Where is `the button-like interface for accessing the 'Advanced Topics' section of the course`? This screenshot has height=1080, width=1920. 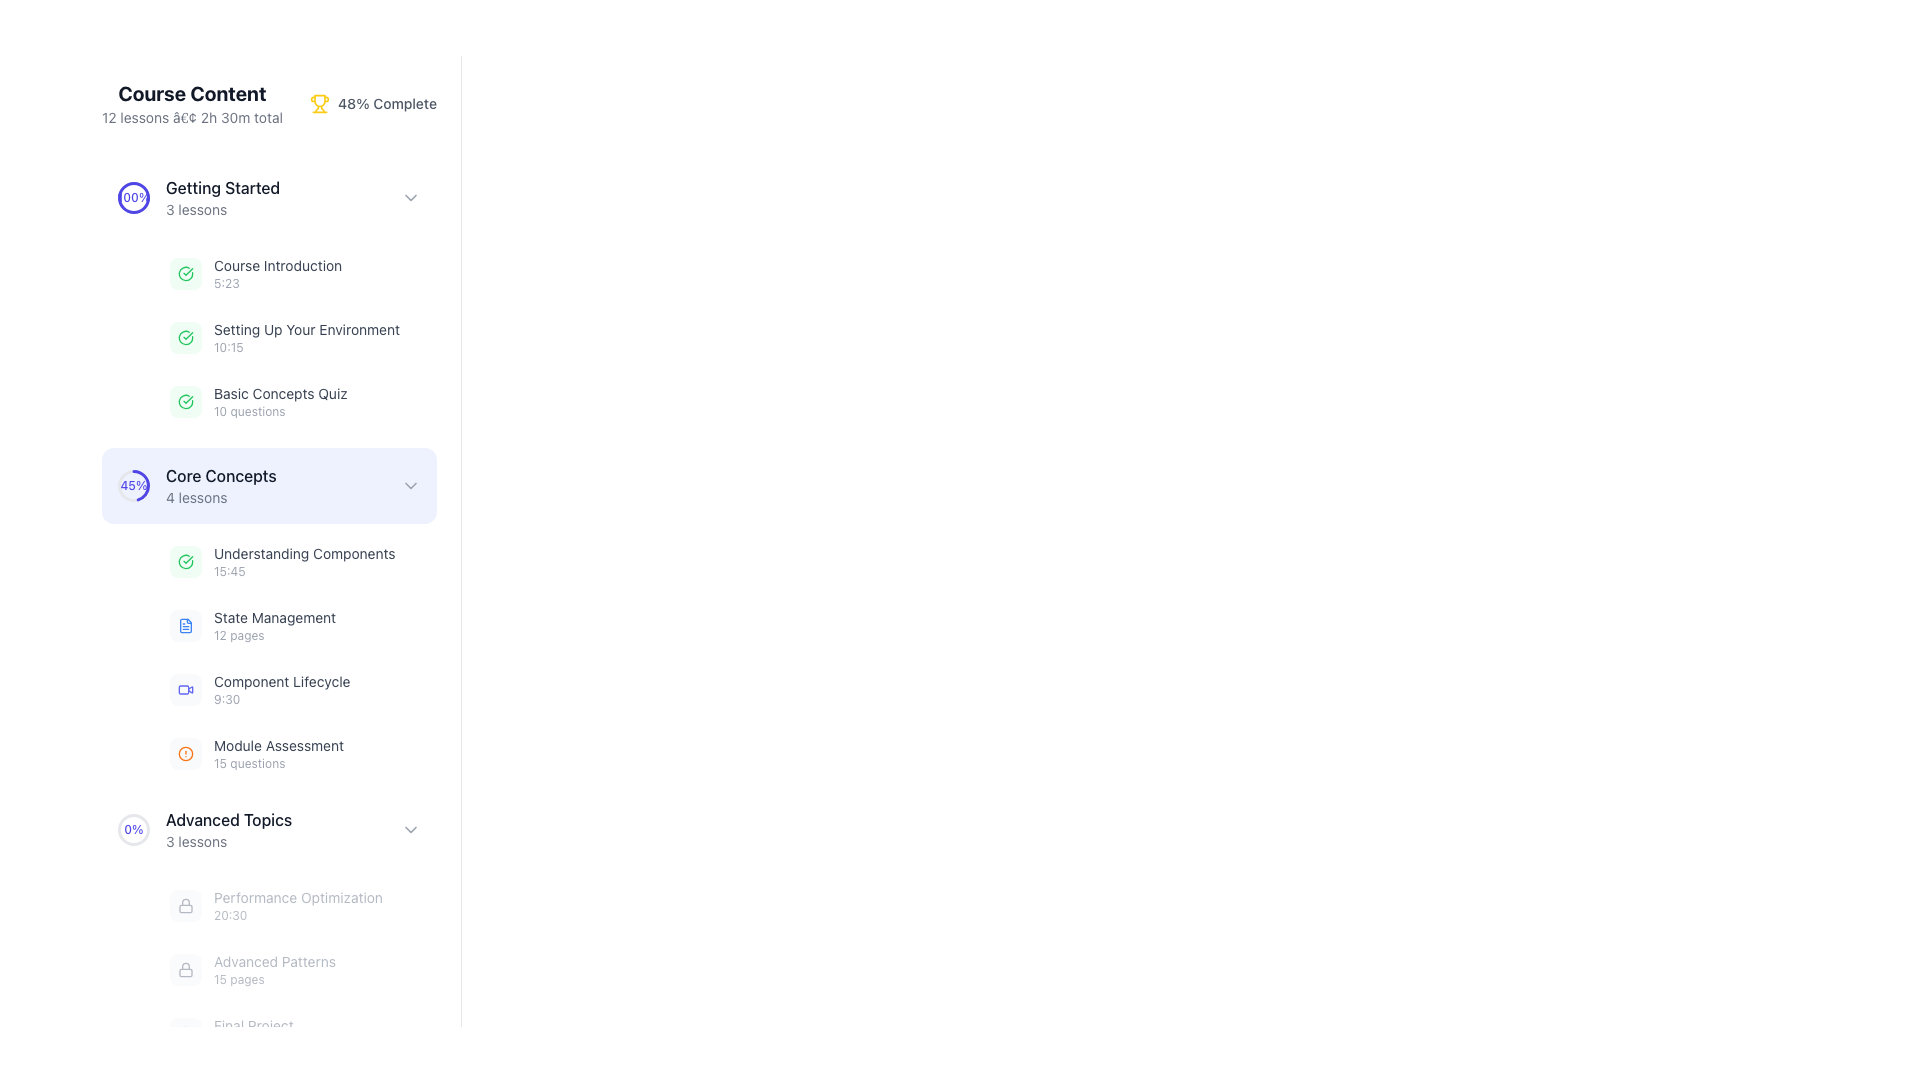
the button-like interface for accessing the 'Advanced Topics' section of the course is located at coordinates (268, 829).